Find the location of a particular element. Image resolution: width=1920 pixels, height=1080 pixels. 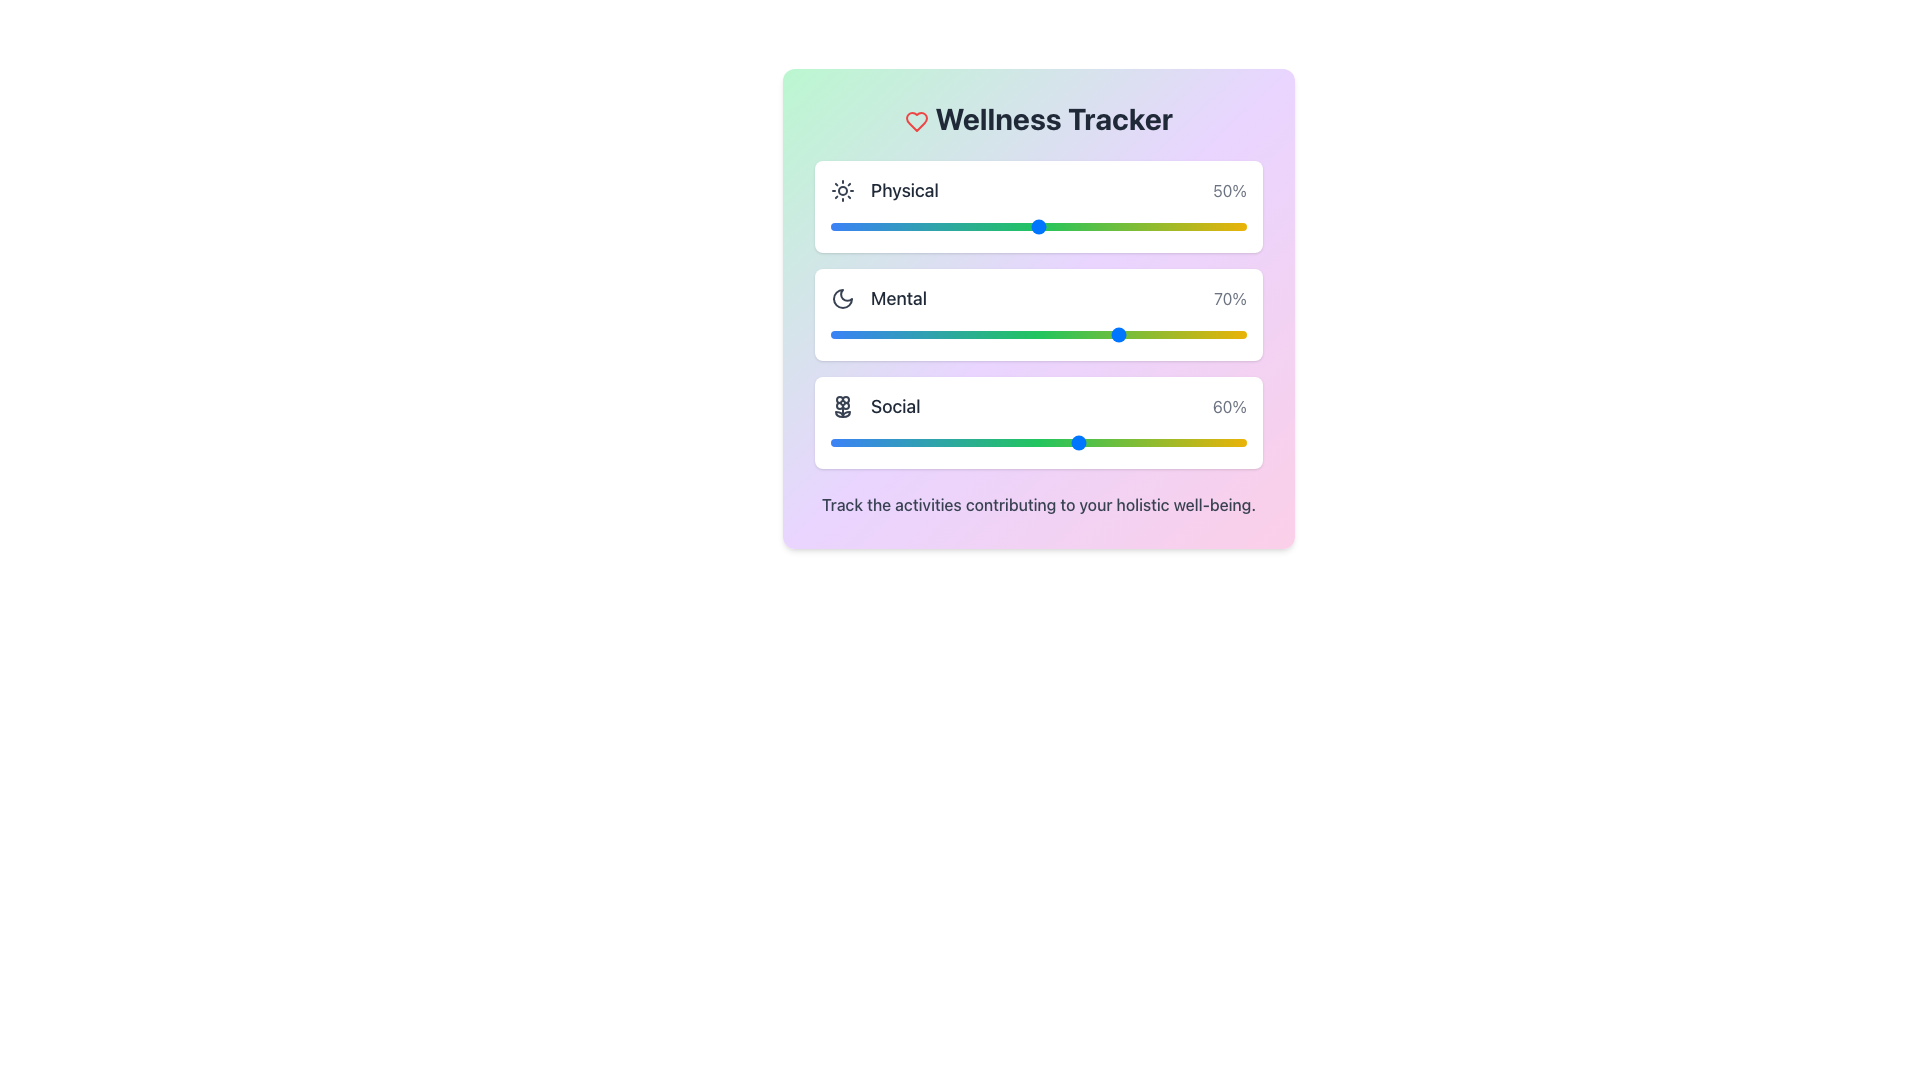

the track of the 'Physical' slider, located below the 'Physical' label and to the left of '50%', to set the value is located at coordinates (1038, 226).